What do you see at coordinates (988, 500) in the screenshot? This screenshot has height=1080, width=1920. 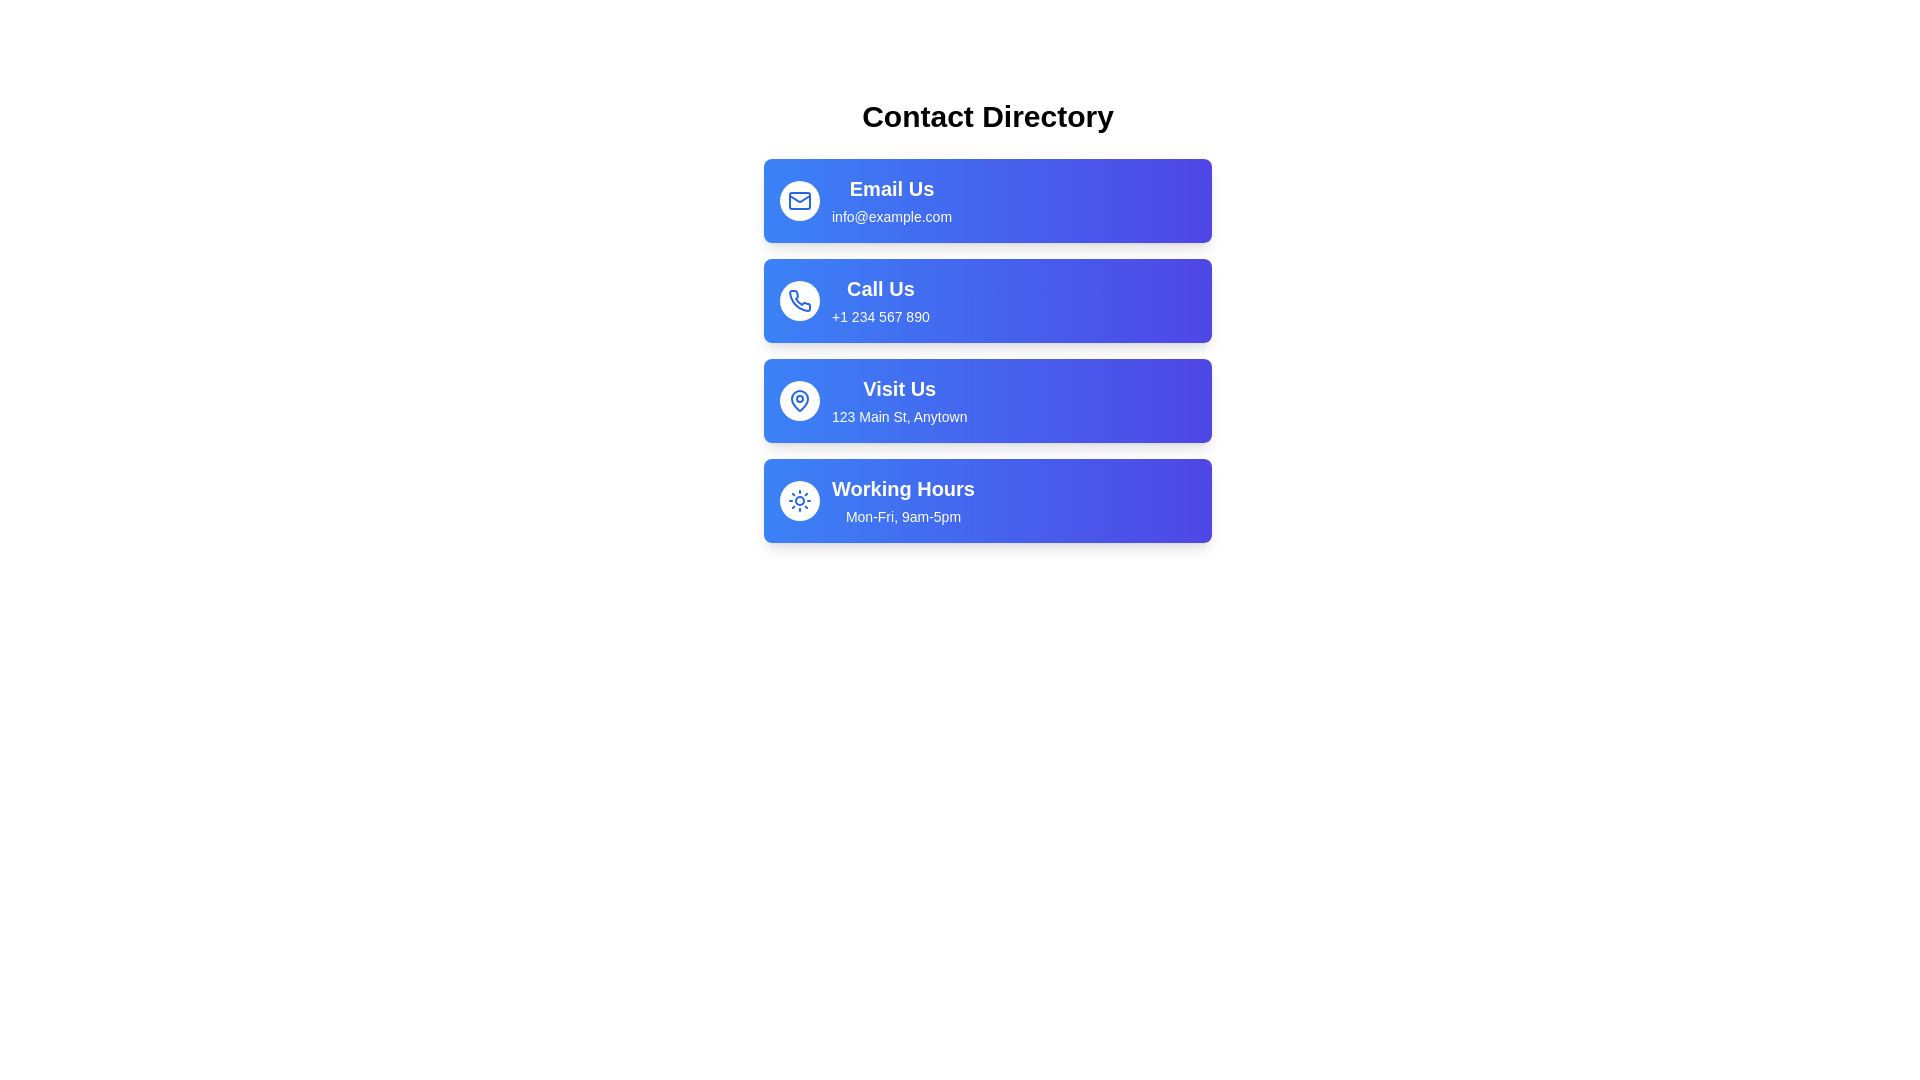 I see `the Informational Panel that displays office working hours, indicating operations from Monday to Friday, 9am to 5pm, located at the bottom-most row of a vertically stacked list of contact details` at bounding box center [988, 500].